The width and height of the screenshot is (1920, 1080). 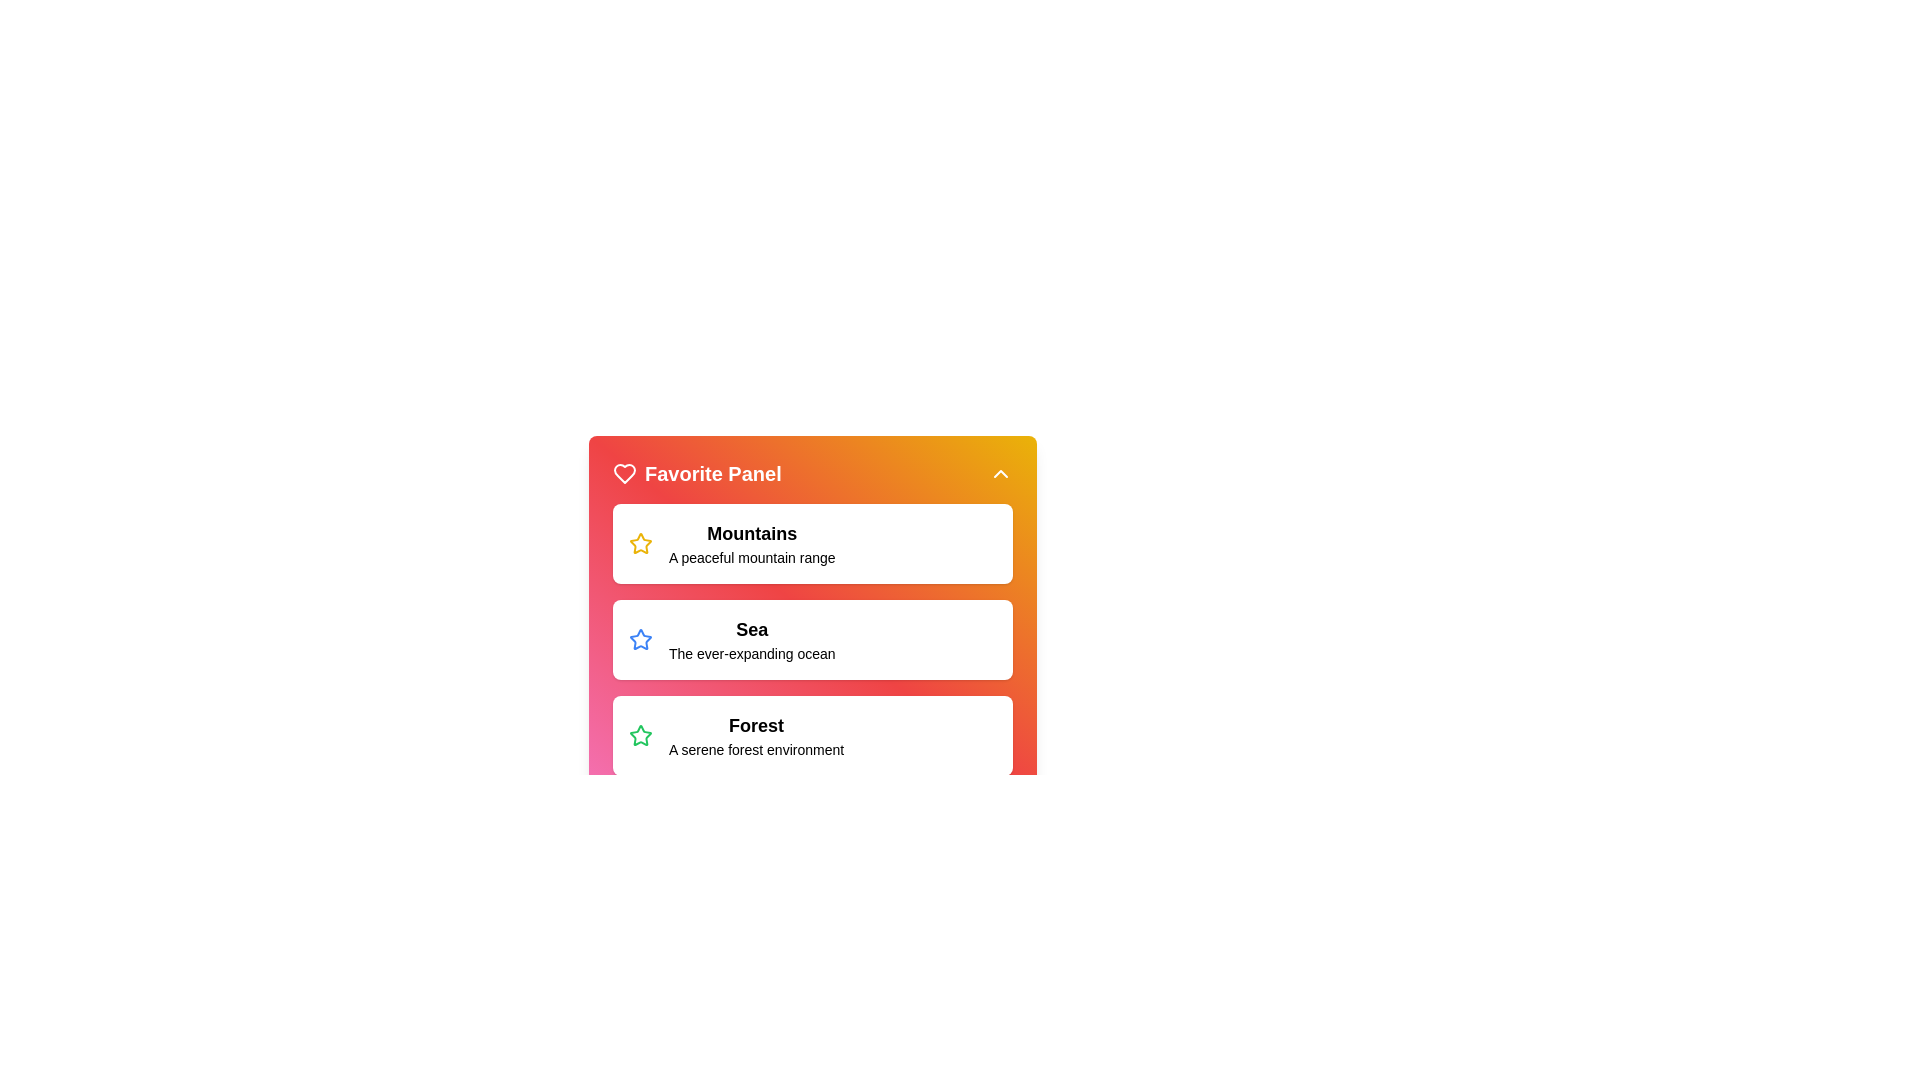 I want to click on the star-shaped icon with a yellow outline located to the left of the 'Mountains' text label to interact, so click(x=641, y=543).